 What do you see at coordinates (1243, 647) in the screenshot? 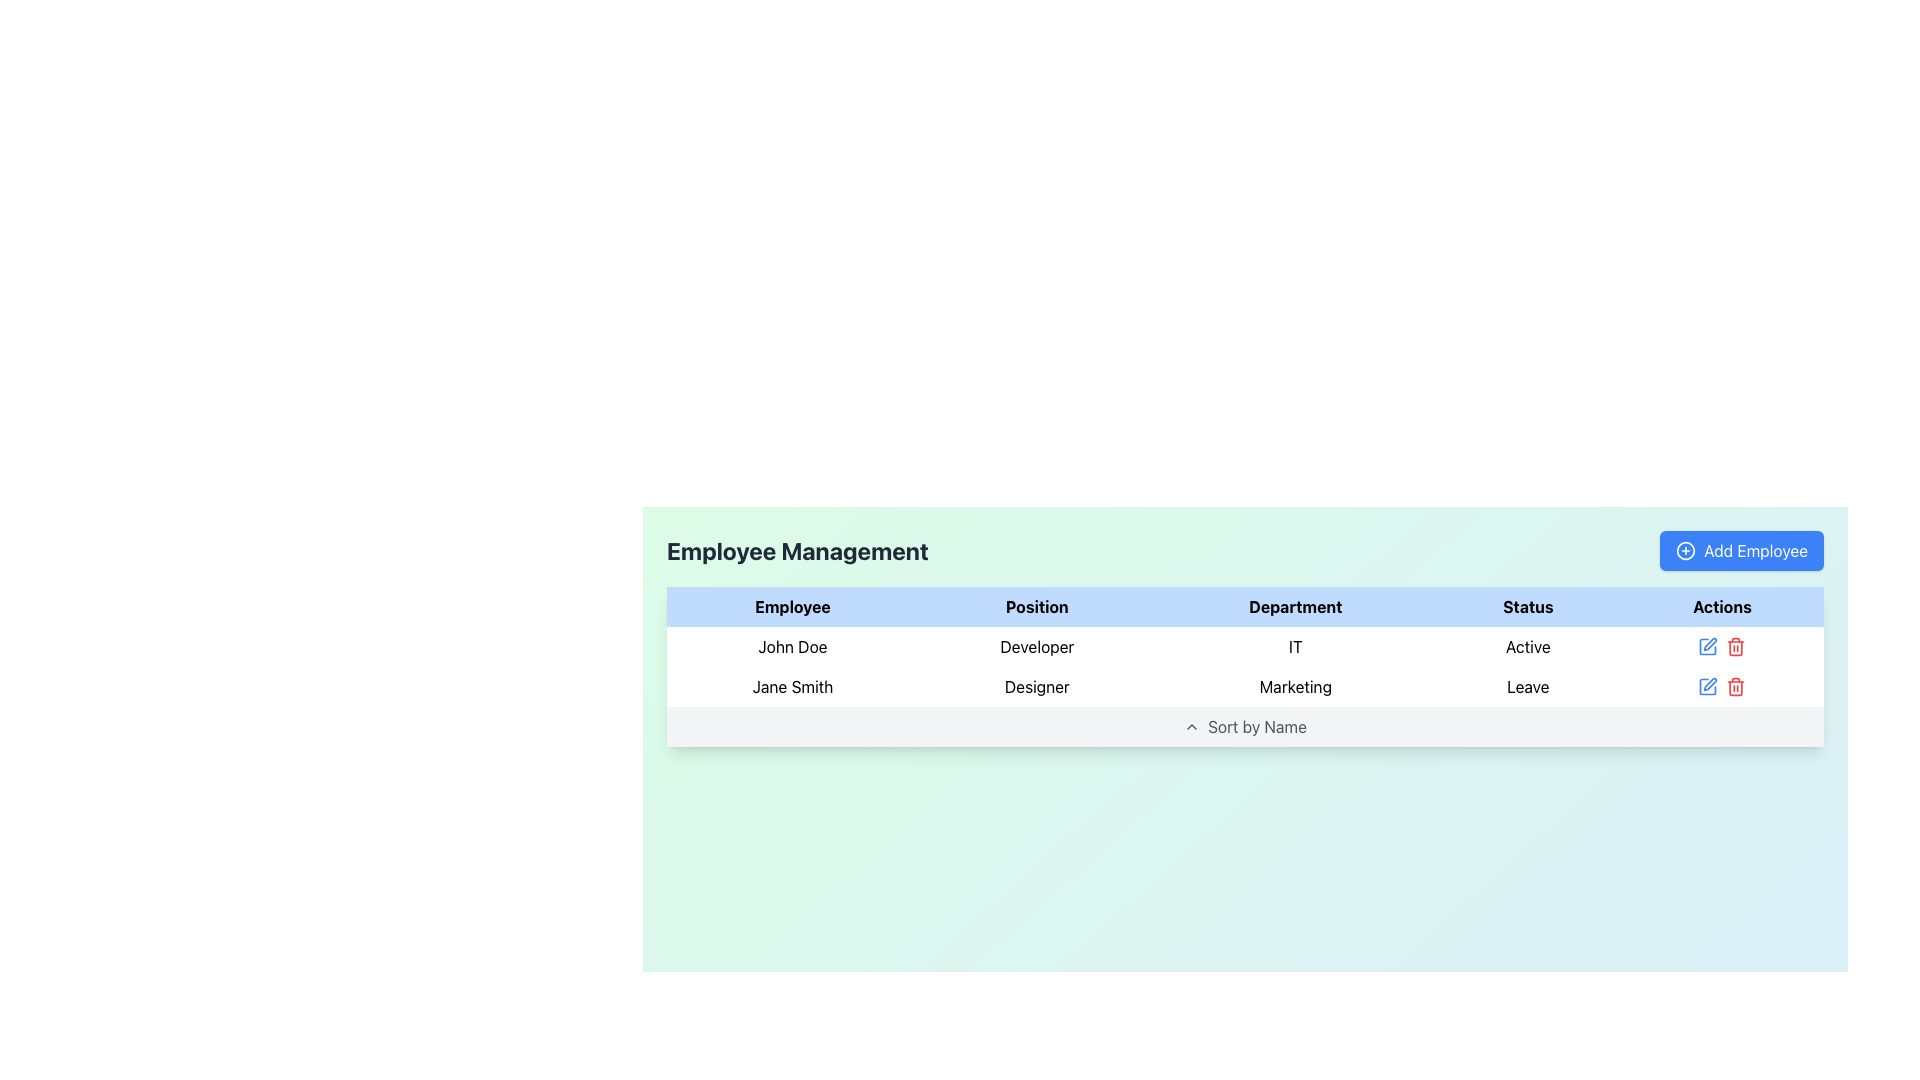
I see `the first row of the employee information table containing 'John Doe', 'Developer', 'IT', and 'Active'` at bounding box center [1243, 647].